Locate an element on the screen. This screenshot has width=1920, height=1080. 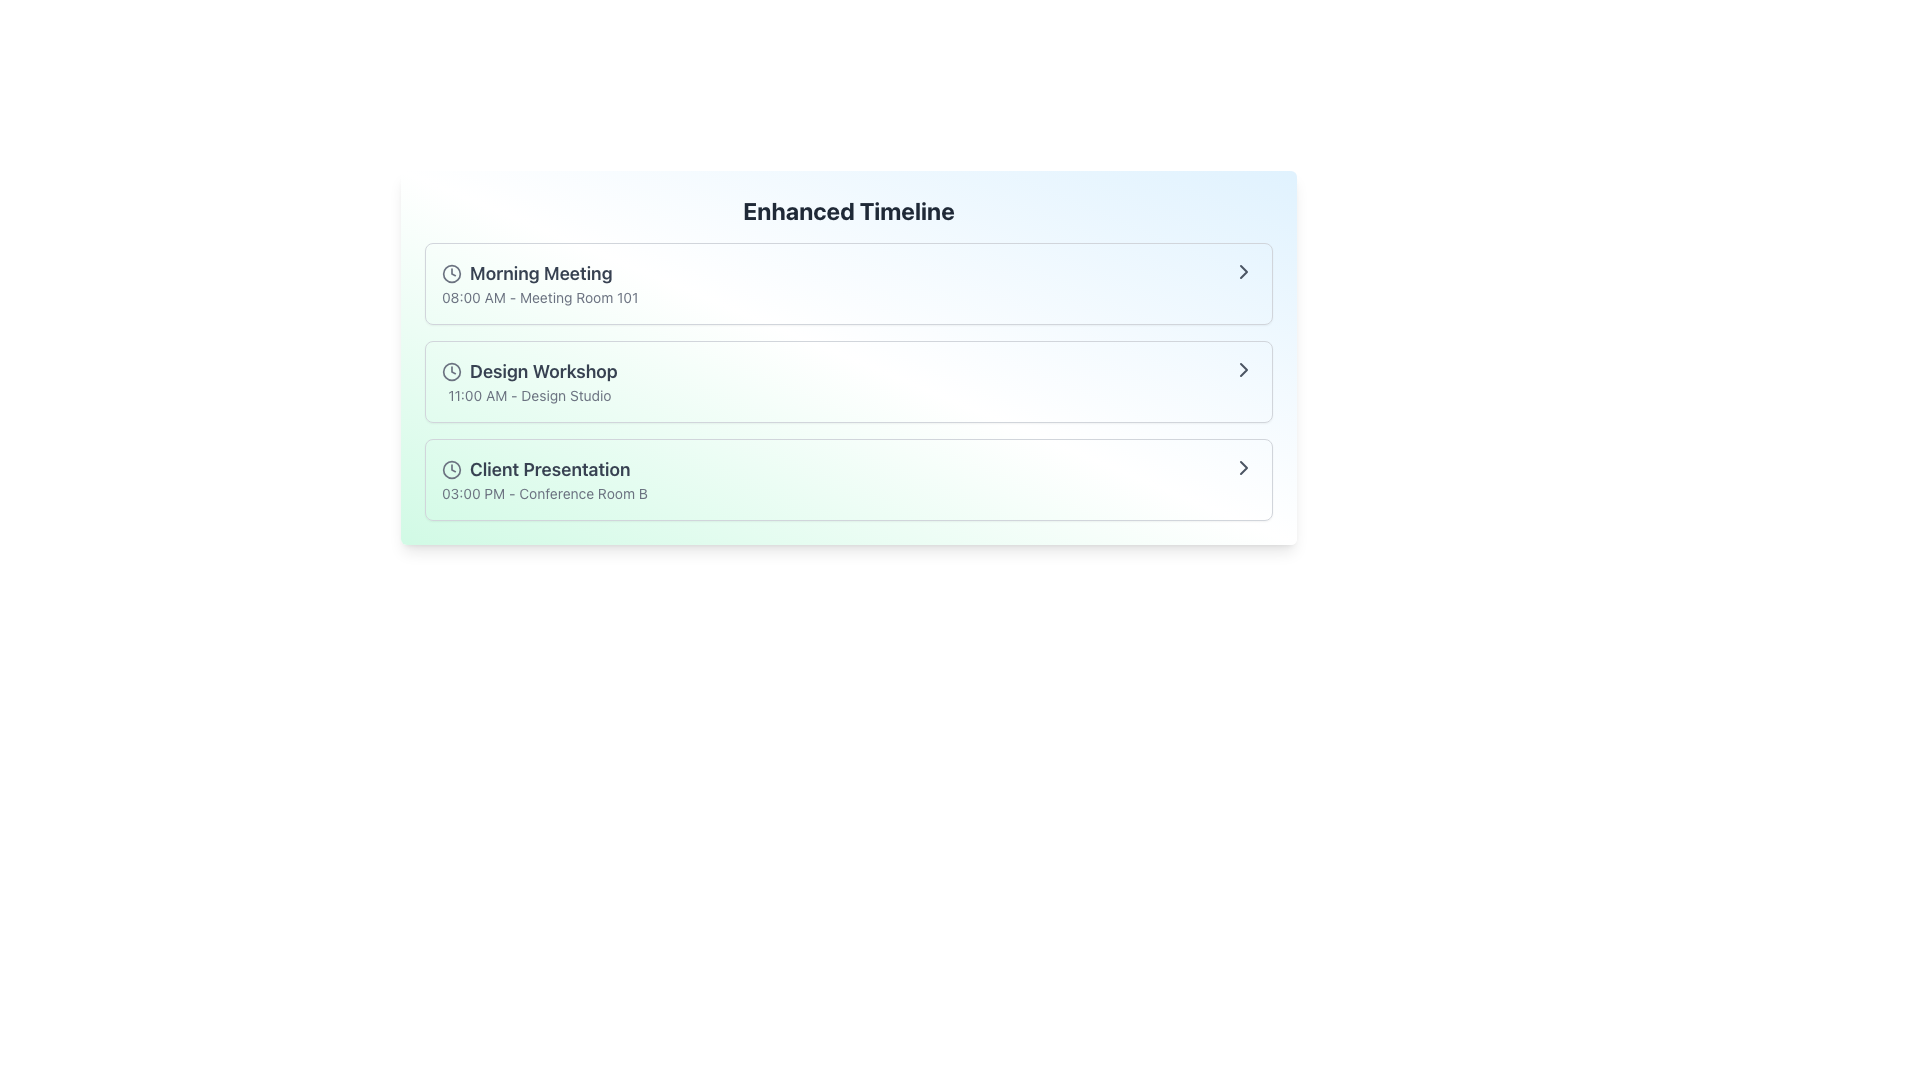
the chevron icon button located at the far right of the row for the 'Client Presentation' schedule item is located at coordinates (1242, 467).